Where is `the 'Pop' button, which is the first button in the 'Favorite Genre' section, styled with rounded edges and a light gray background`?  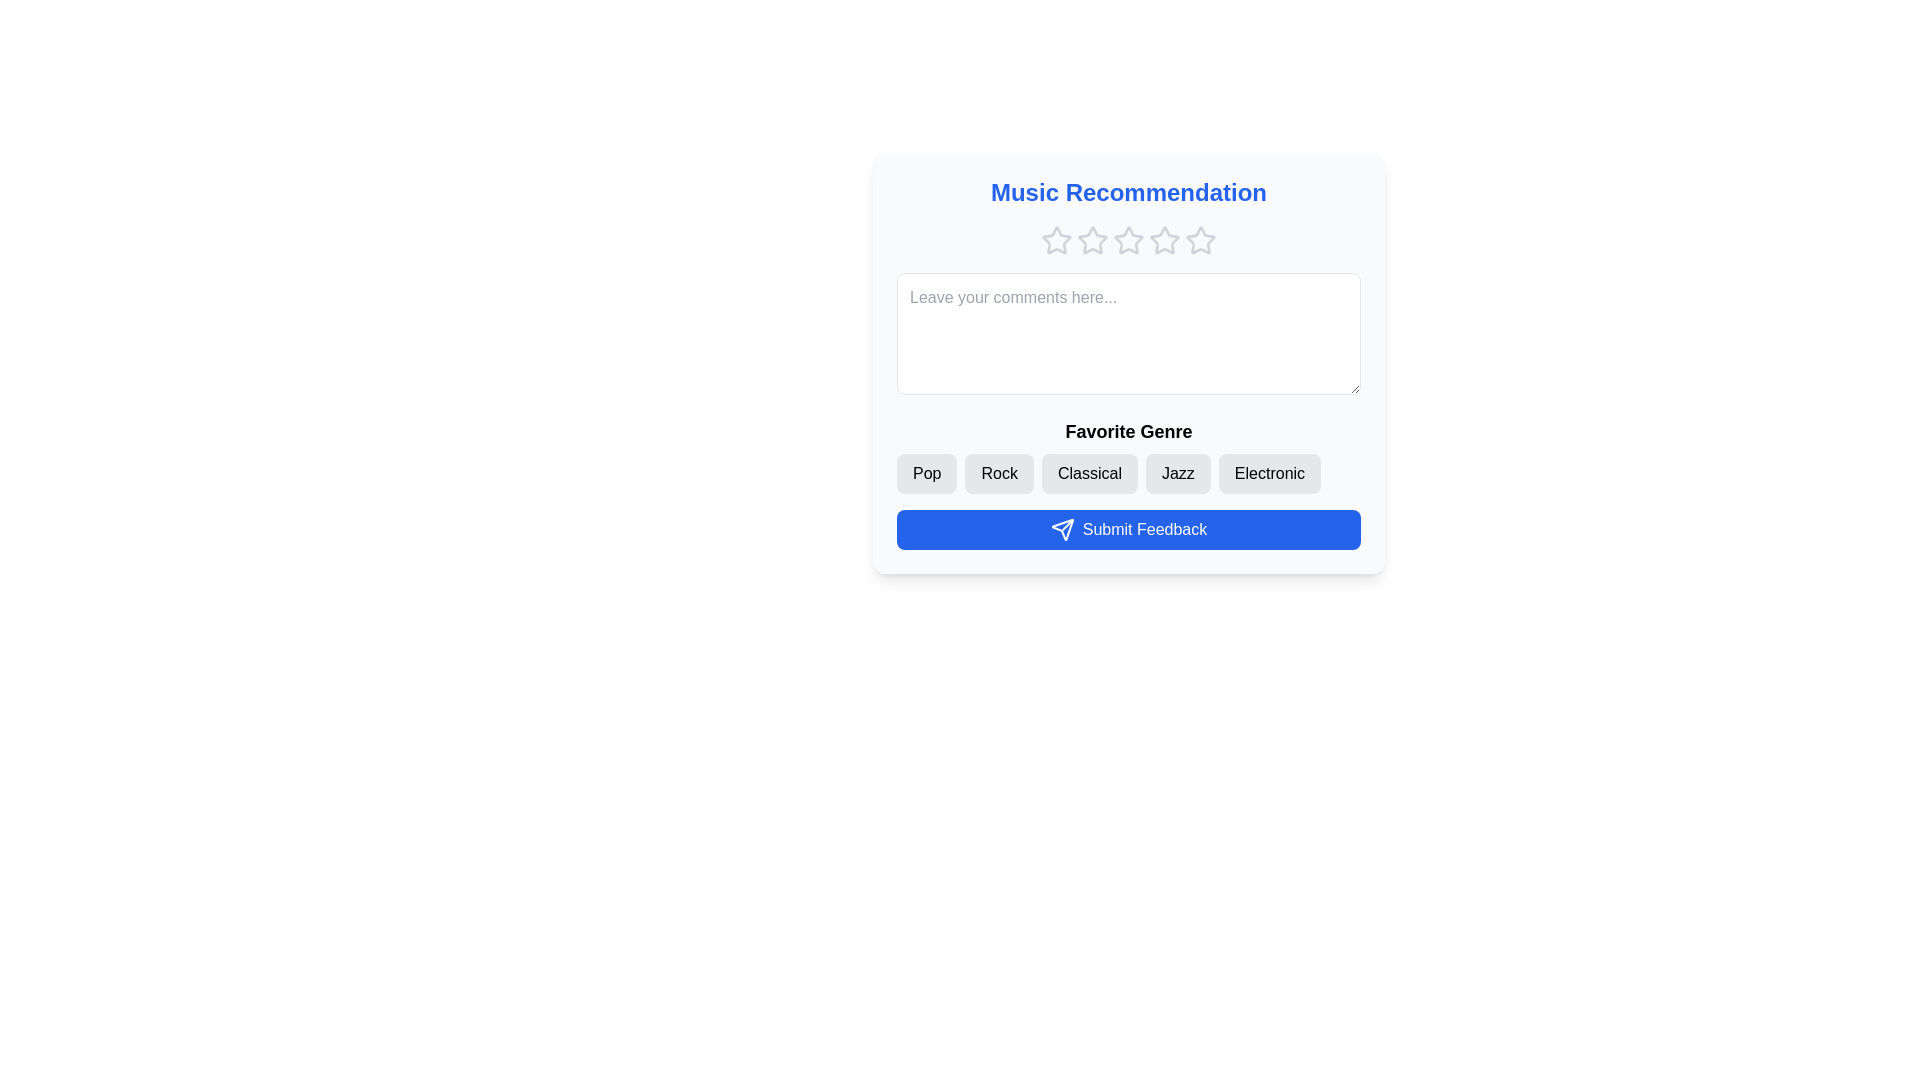 the 'Pop' button, which is the first button in the 'Favorite Genre' section, styled with rounded edges and a light gray background is located at coordinates (925, 474).